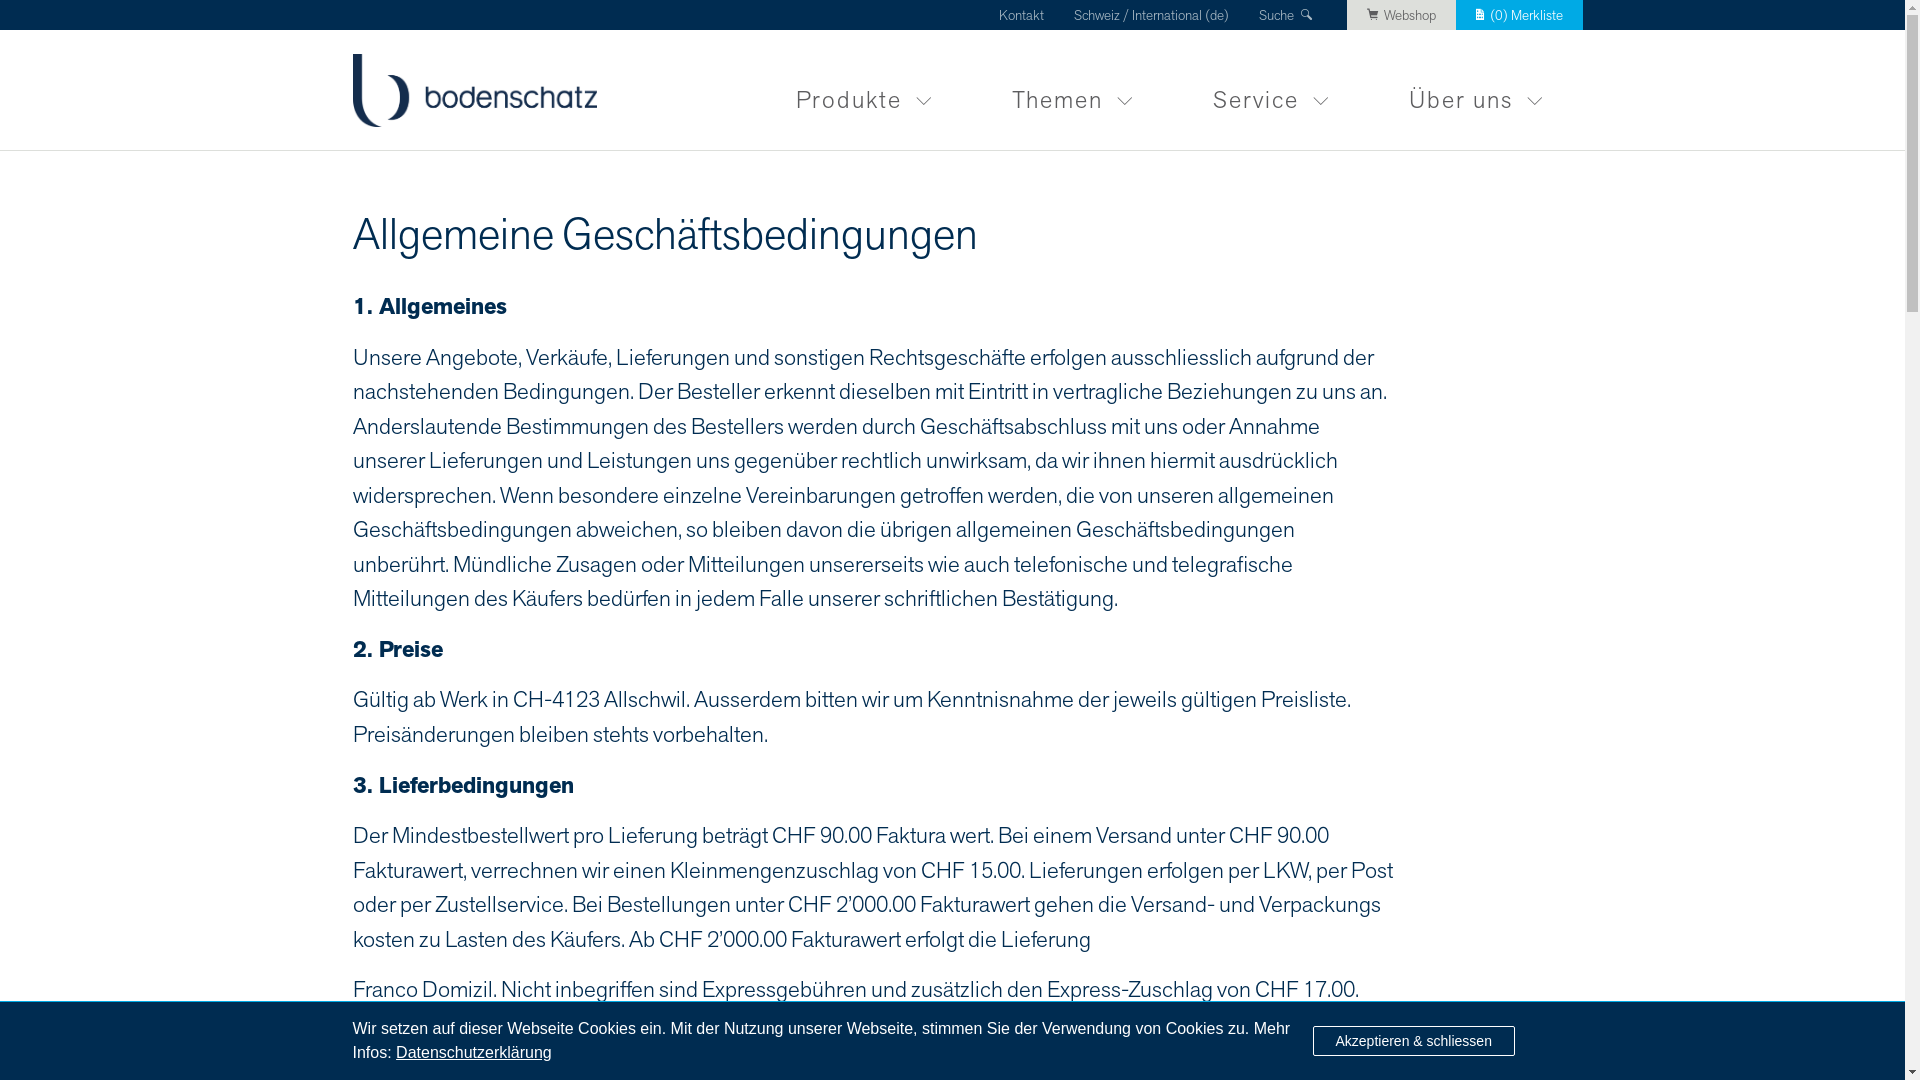  I want to click on 'Webshop', so click(1400, 15).